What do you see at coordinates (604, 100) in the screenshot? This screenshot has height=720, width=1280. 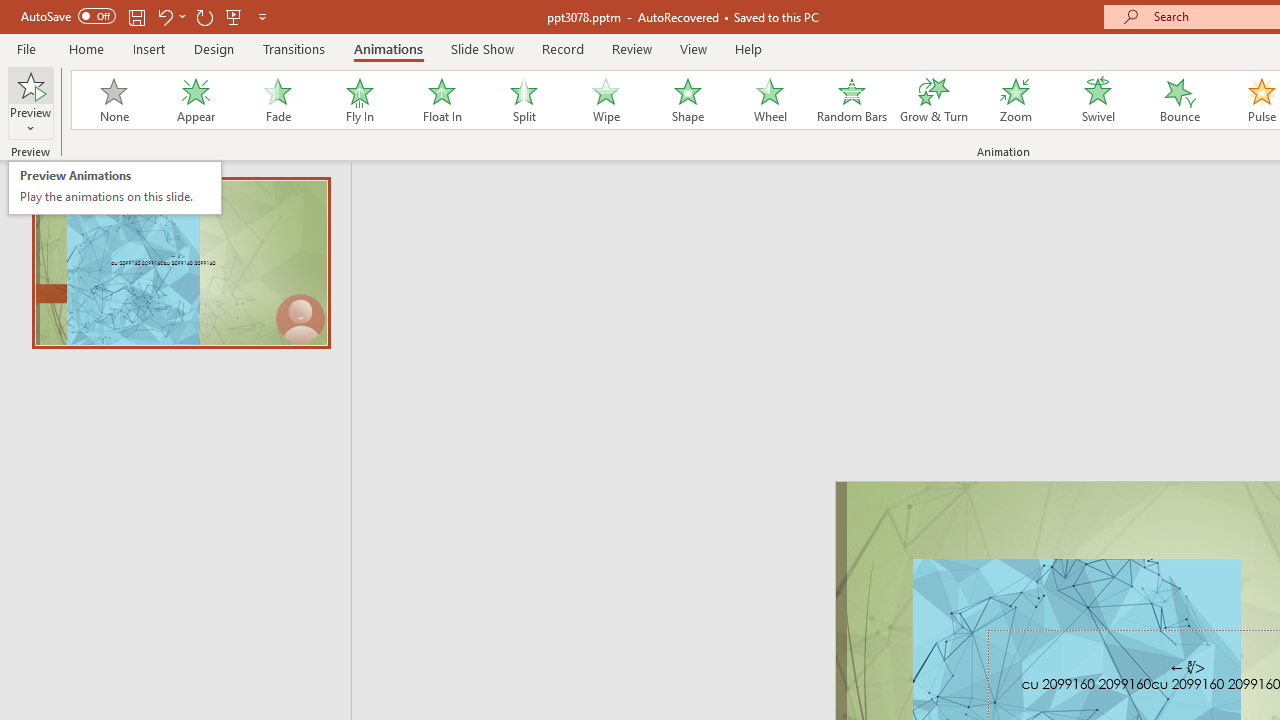 I see `'Wipe'` at bounding box center [604, 100].